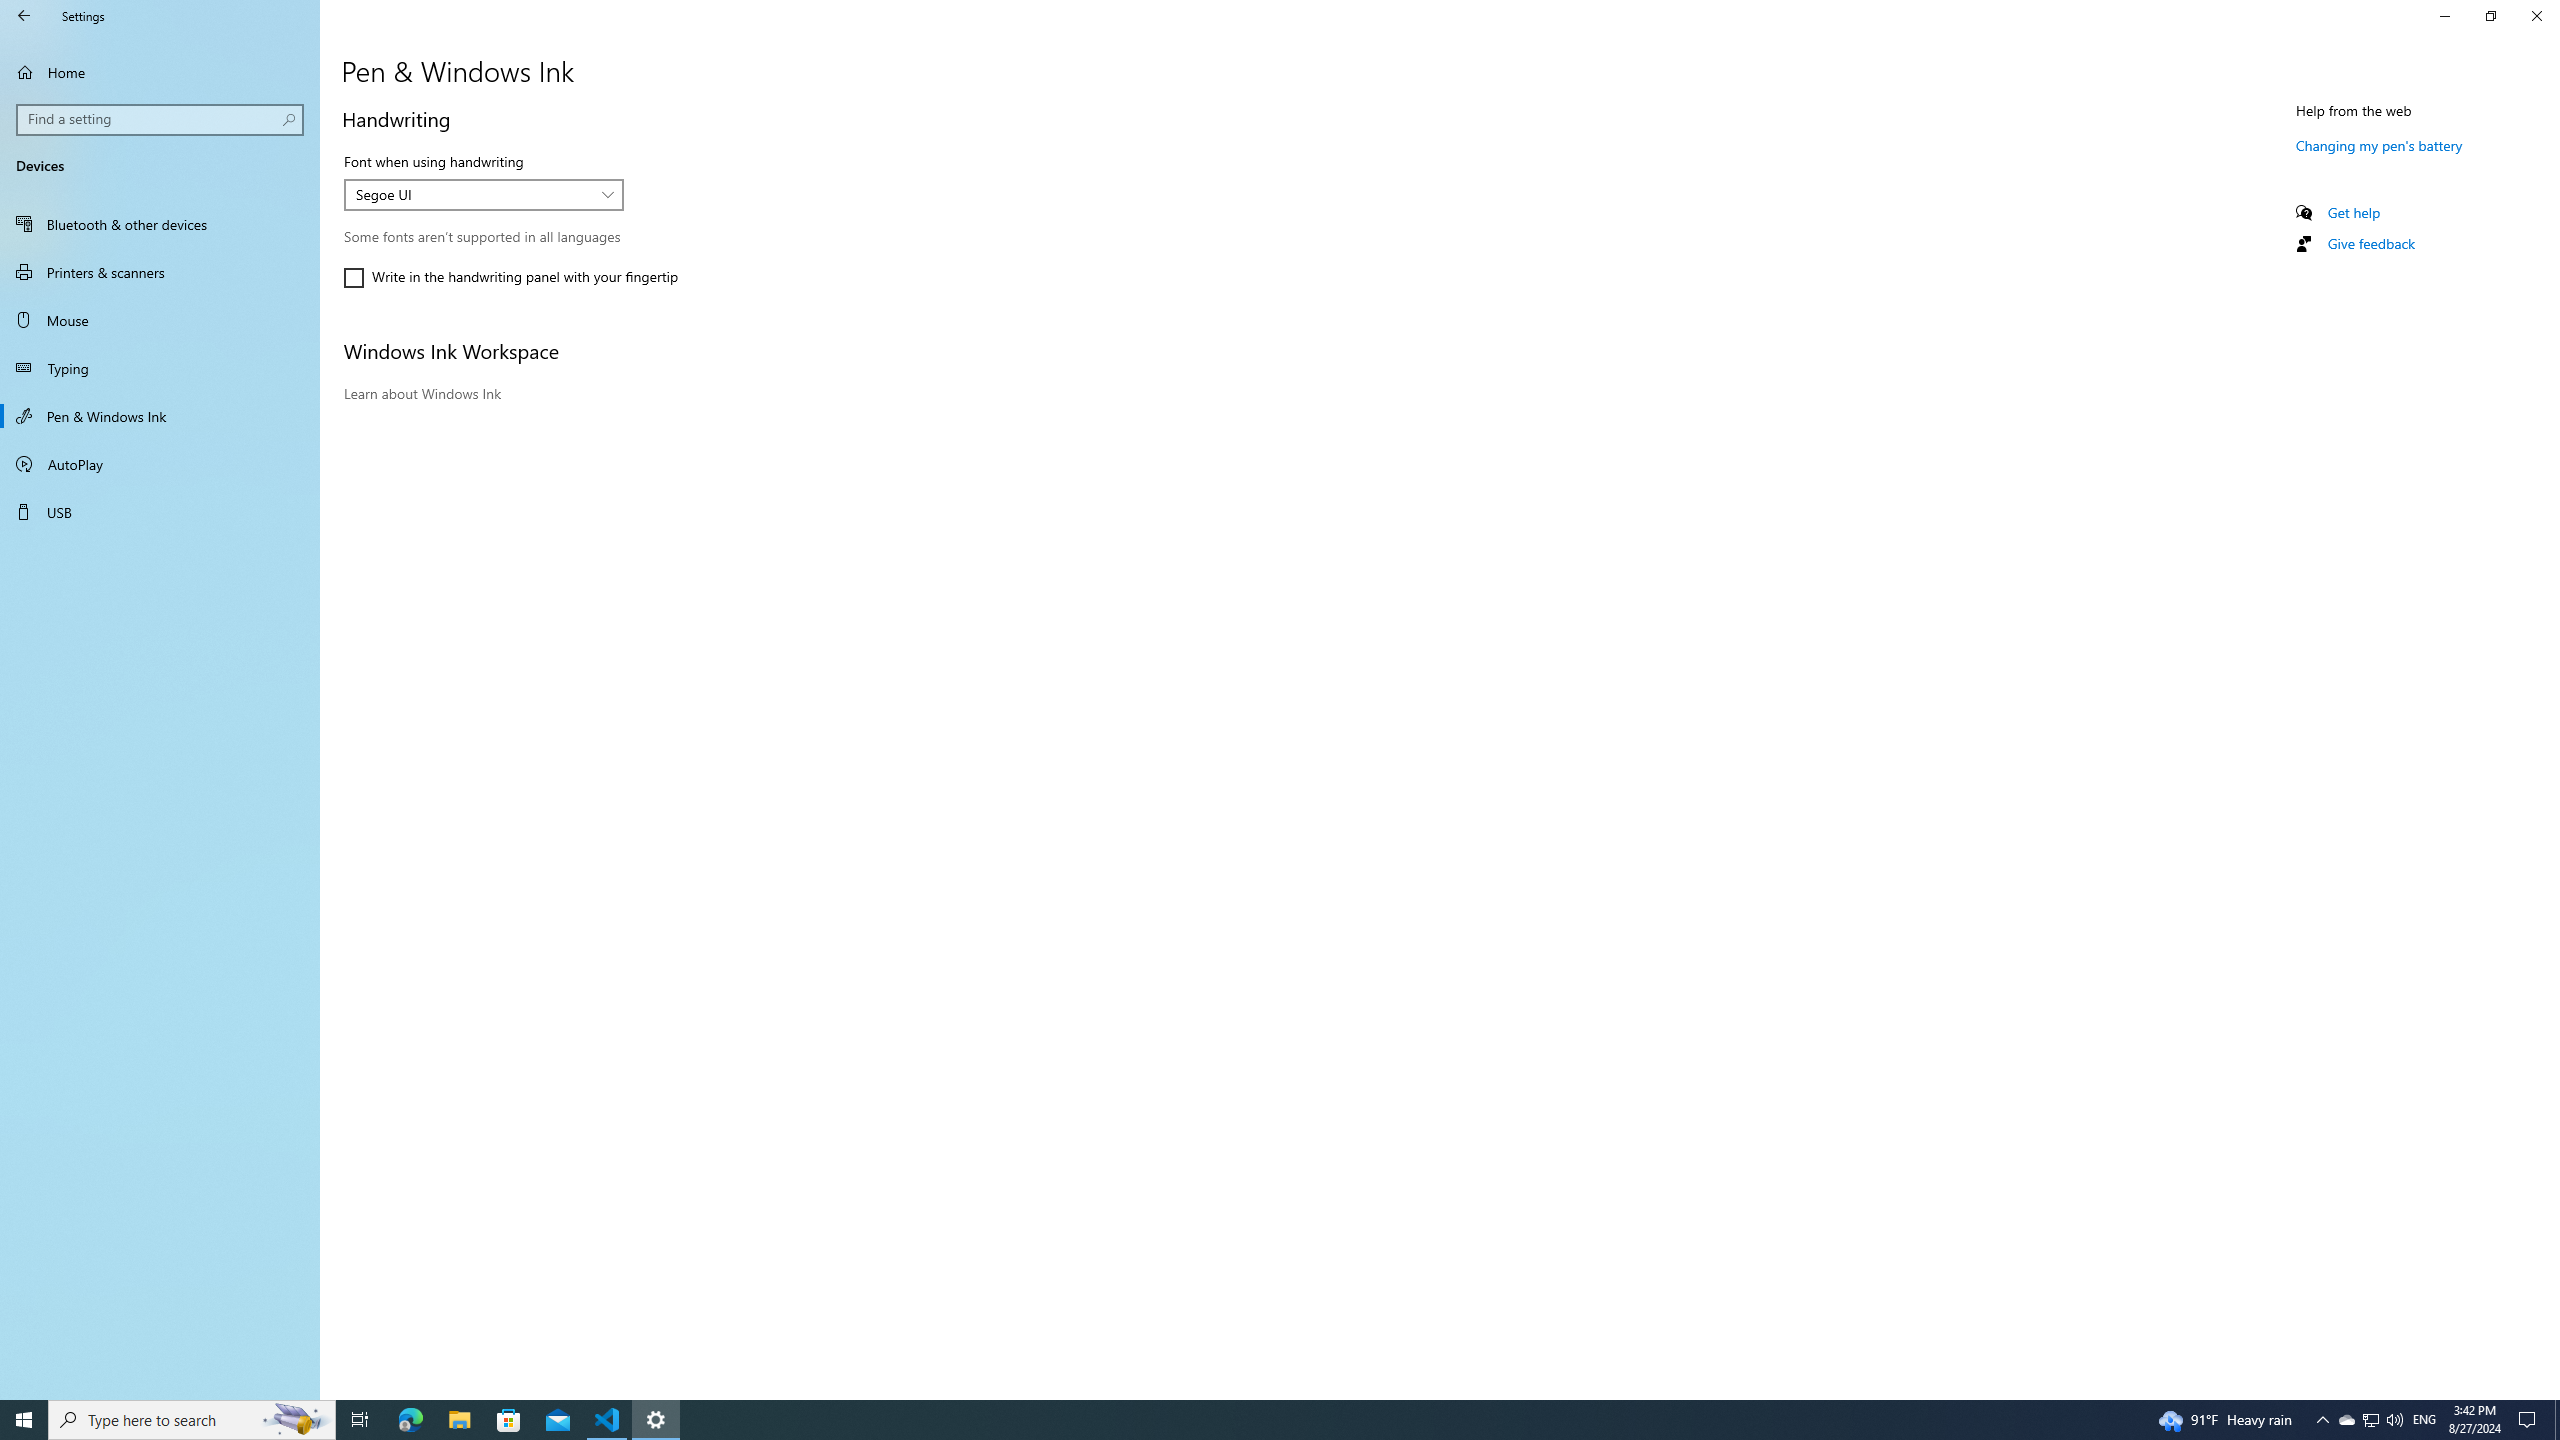 The height and width of the screenshot is (1440, 2560). Describe the element at coordinates (159, 319) in the screenshot. I see `'Mouse'` at that location.